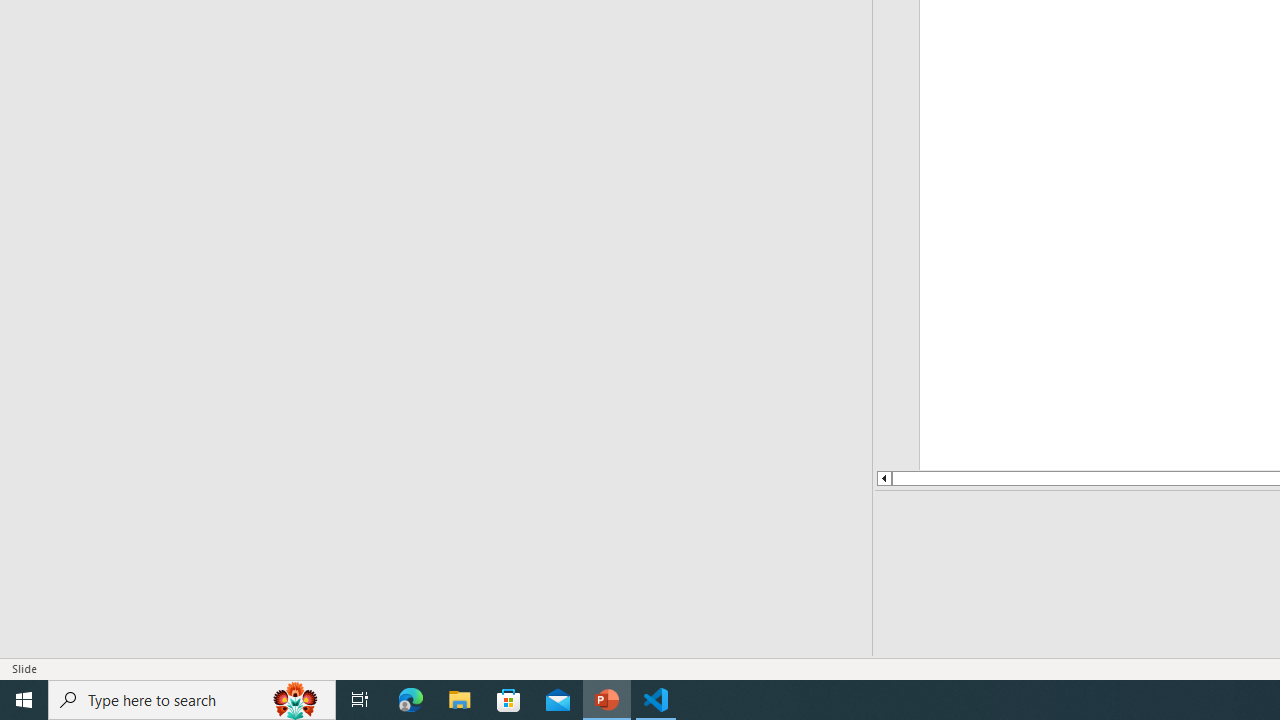  What do you see at coordinates (192, 698) in the screenshot?
I see `'Type here to search'` at bounding box center [192, 698].